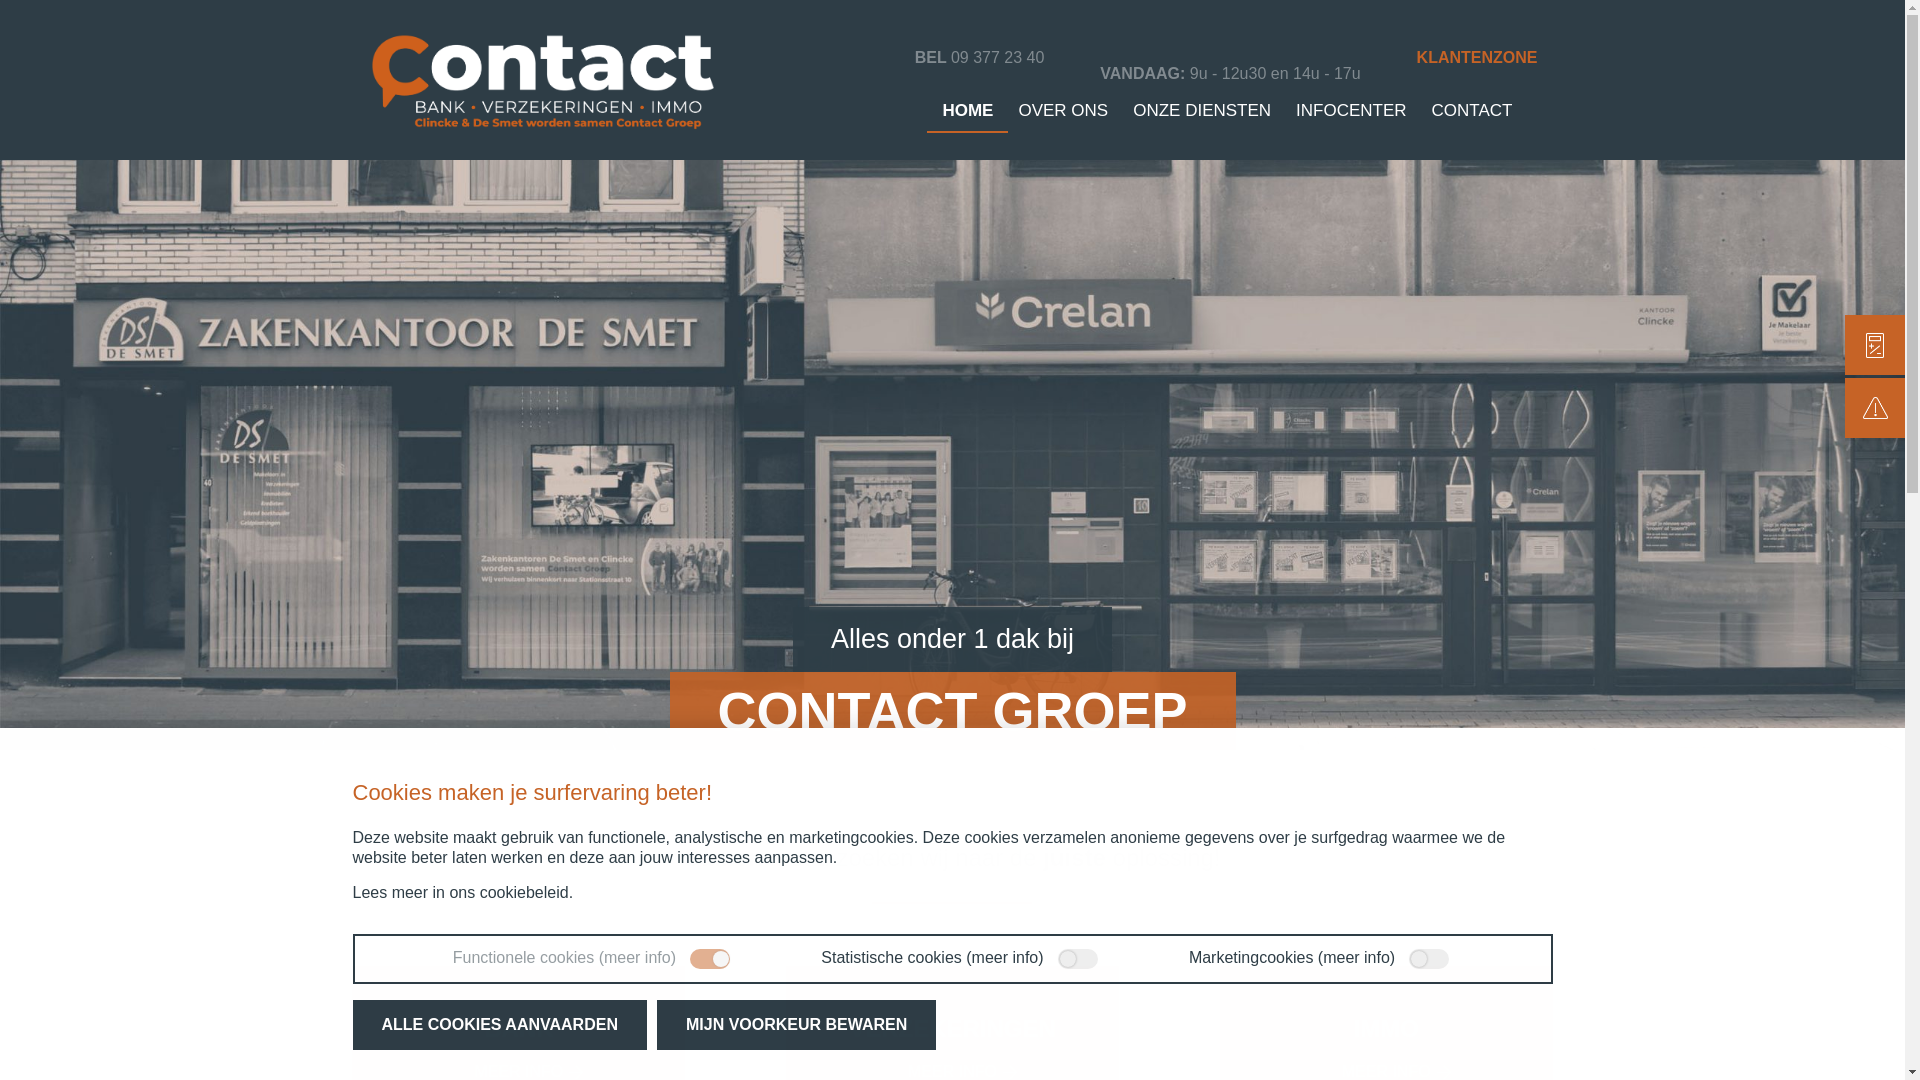  I want to click on 'ONZE DIENSTEN', so click(1200, 110).